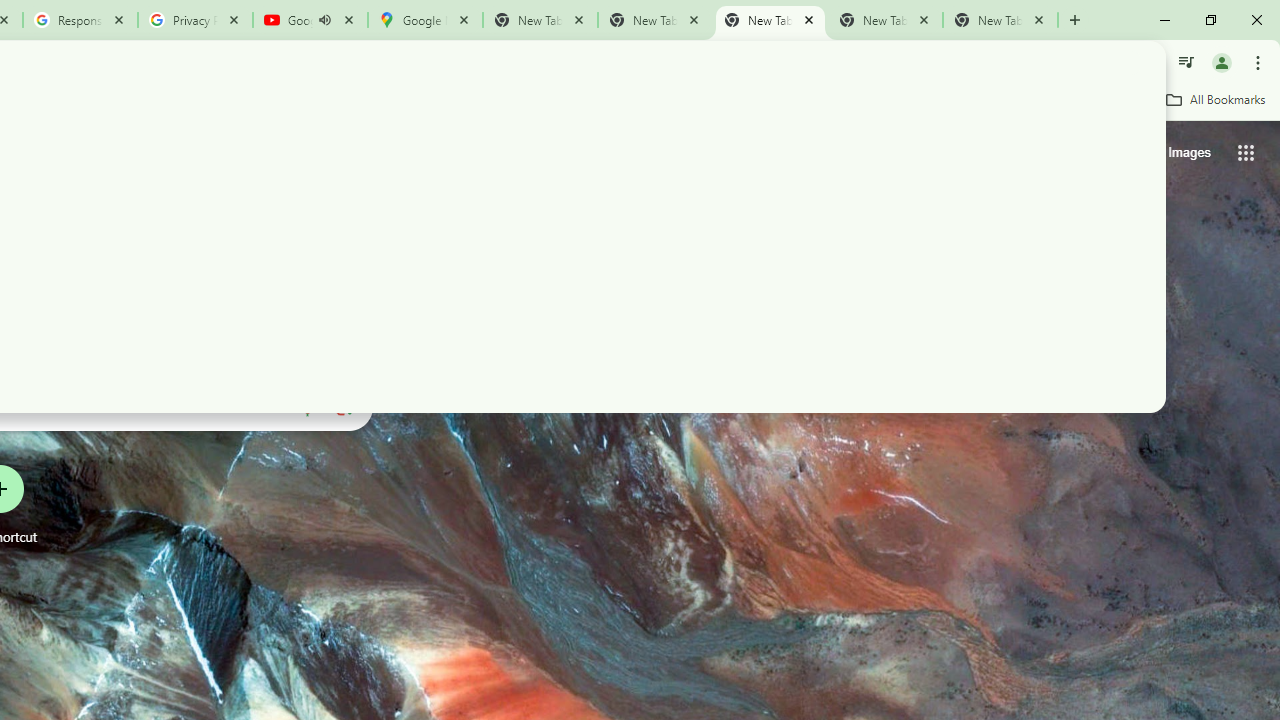  What do you see at coordinates (1000, 20) in the screenshot?
I see `'New Tab'` at bounding box center [1000, 20].